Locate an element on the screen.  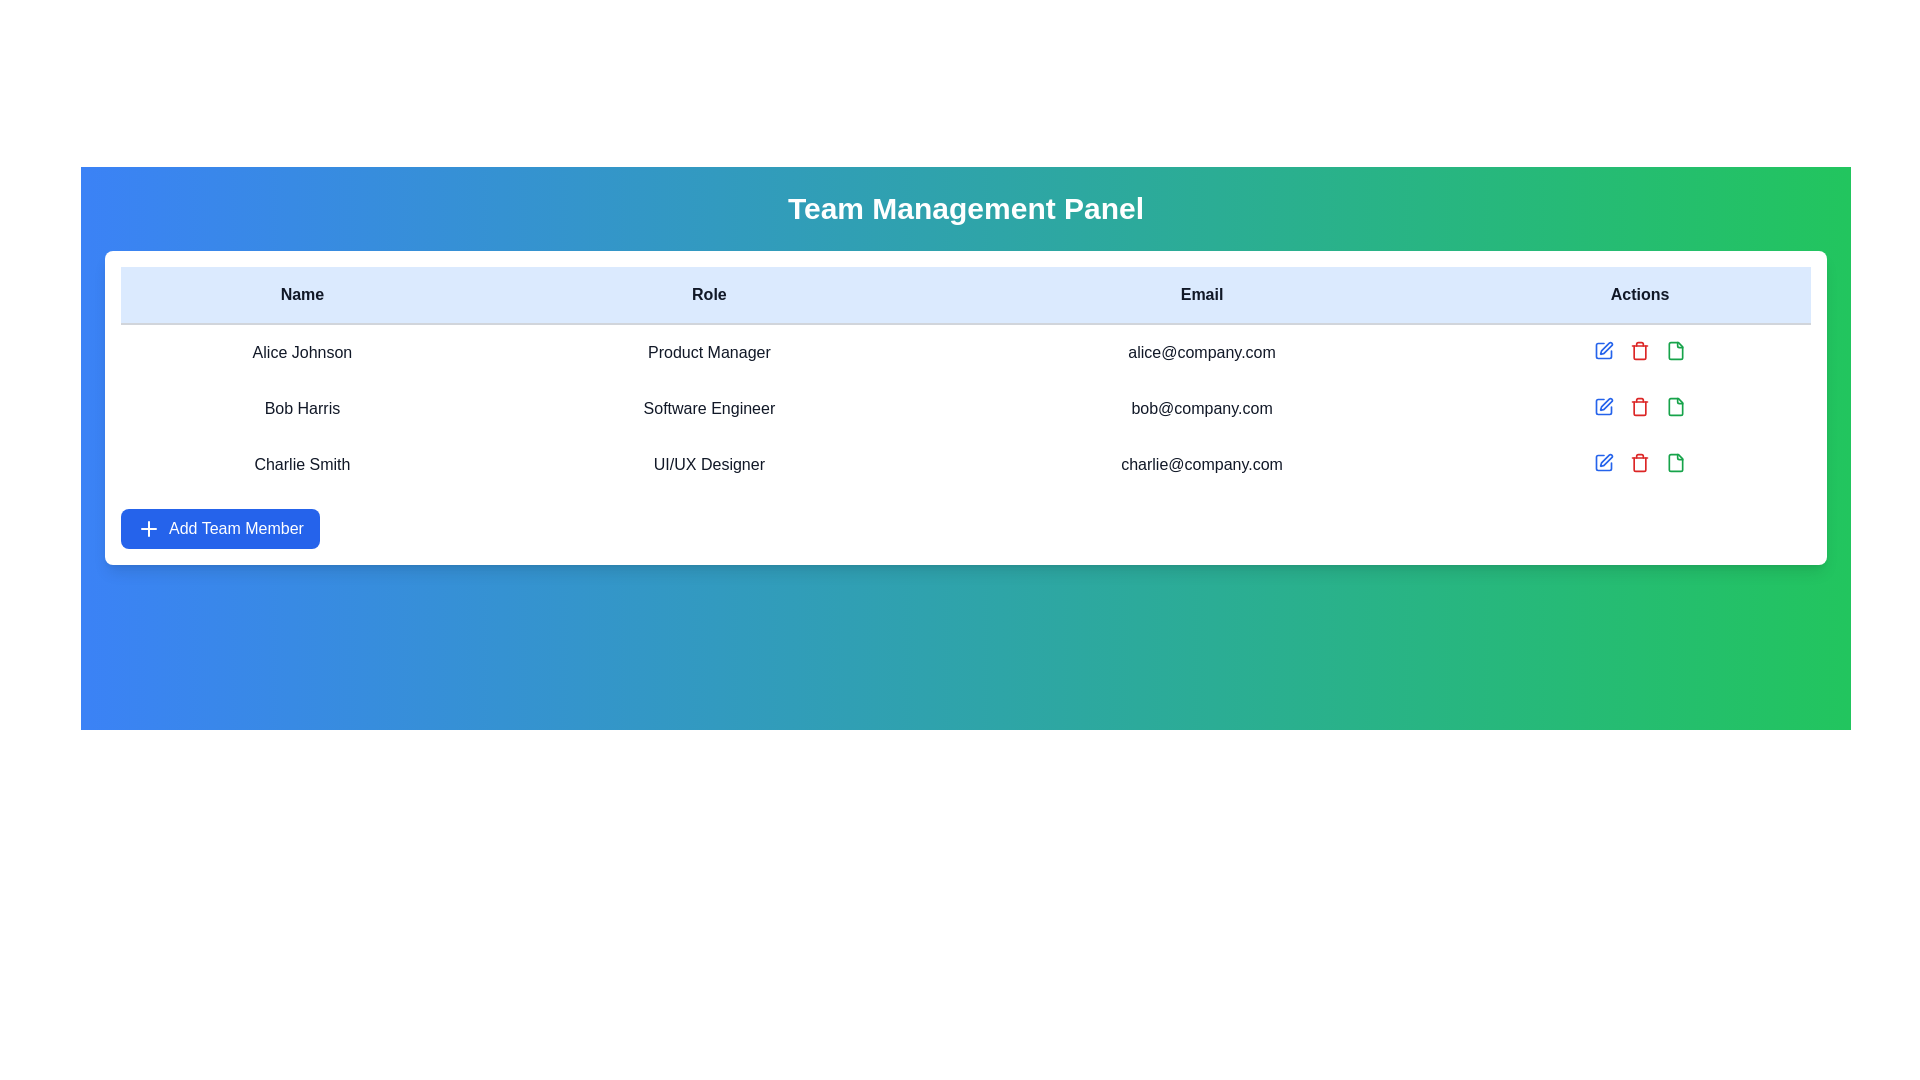
the static text displaying the job role of the employee 'Bob Harris' within the team management panel is located at coordinates (709, 407).